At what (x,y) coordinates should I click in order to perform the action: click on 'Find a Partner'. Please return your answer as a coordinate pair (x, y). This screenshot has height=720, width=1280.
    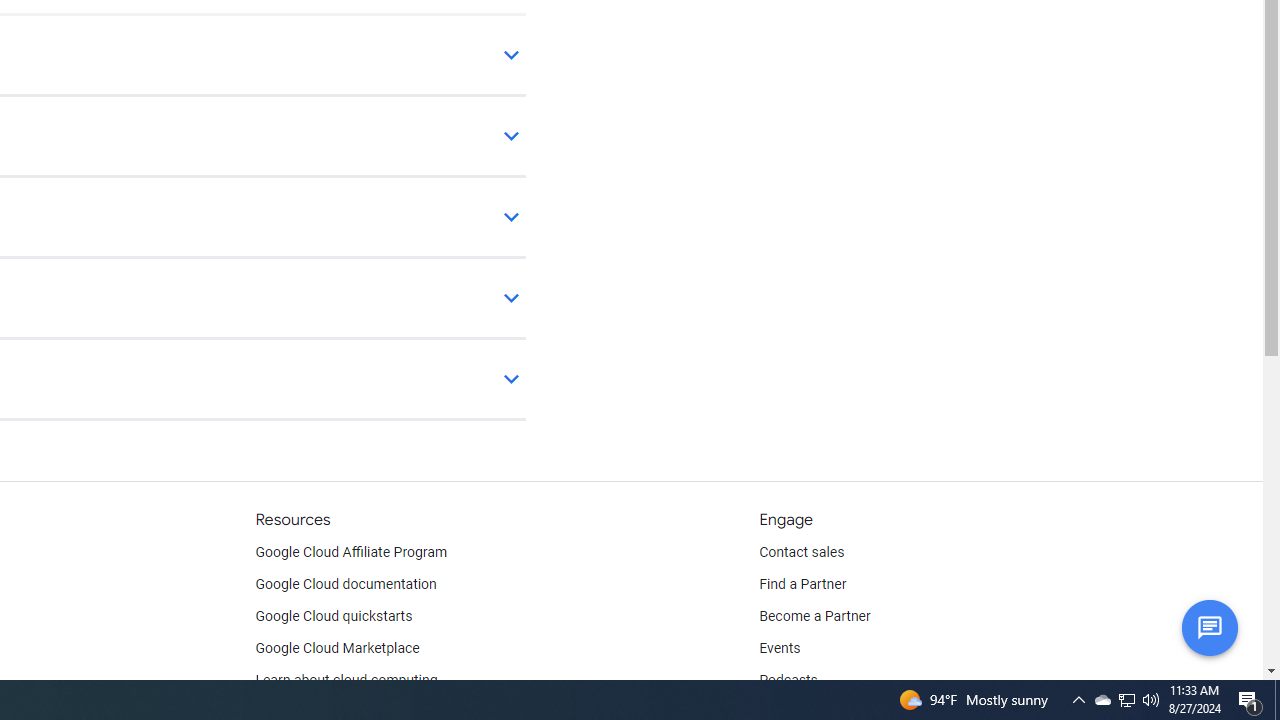
    Looking at the image, I should click on (803, 585).